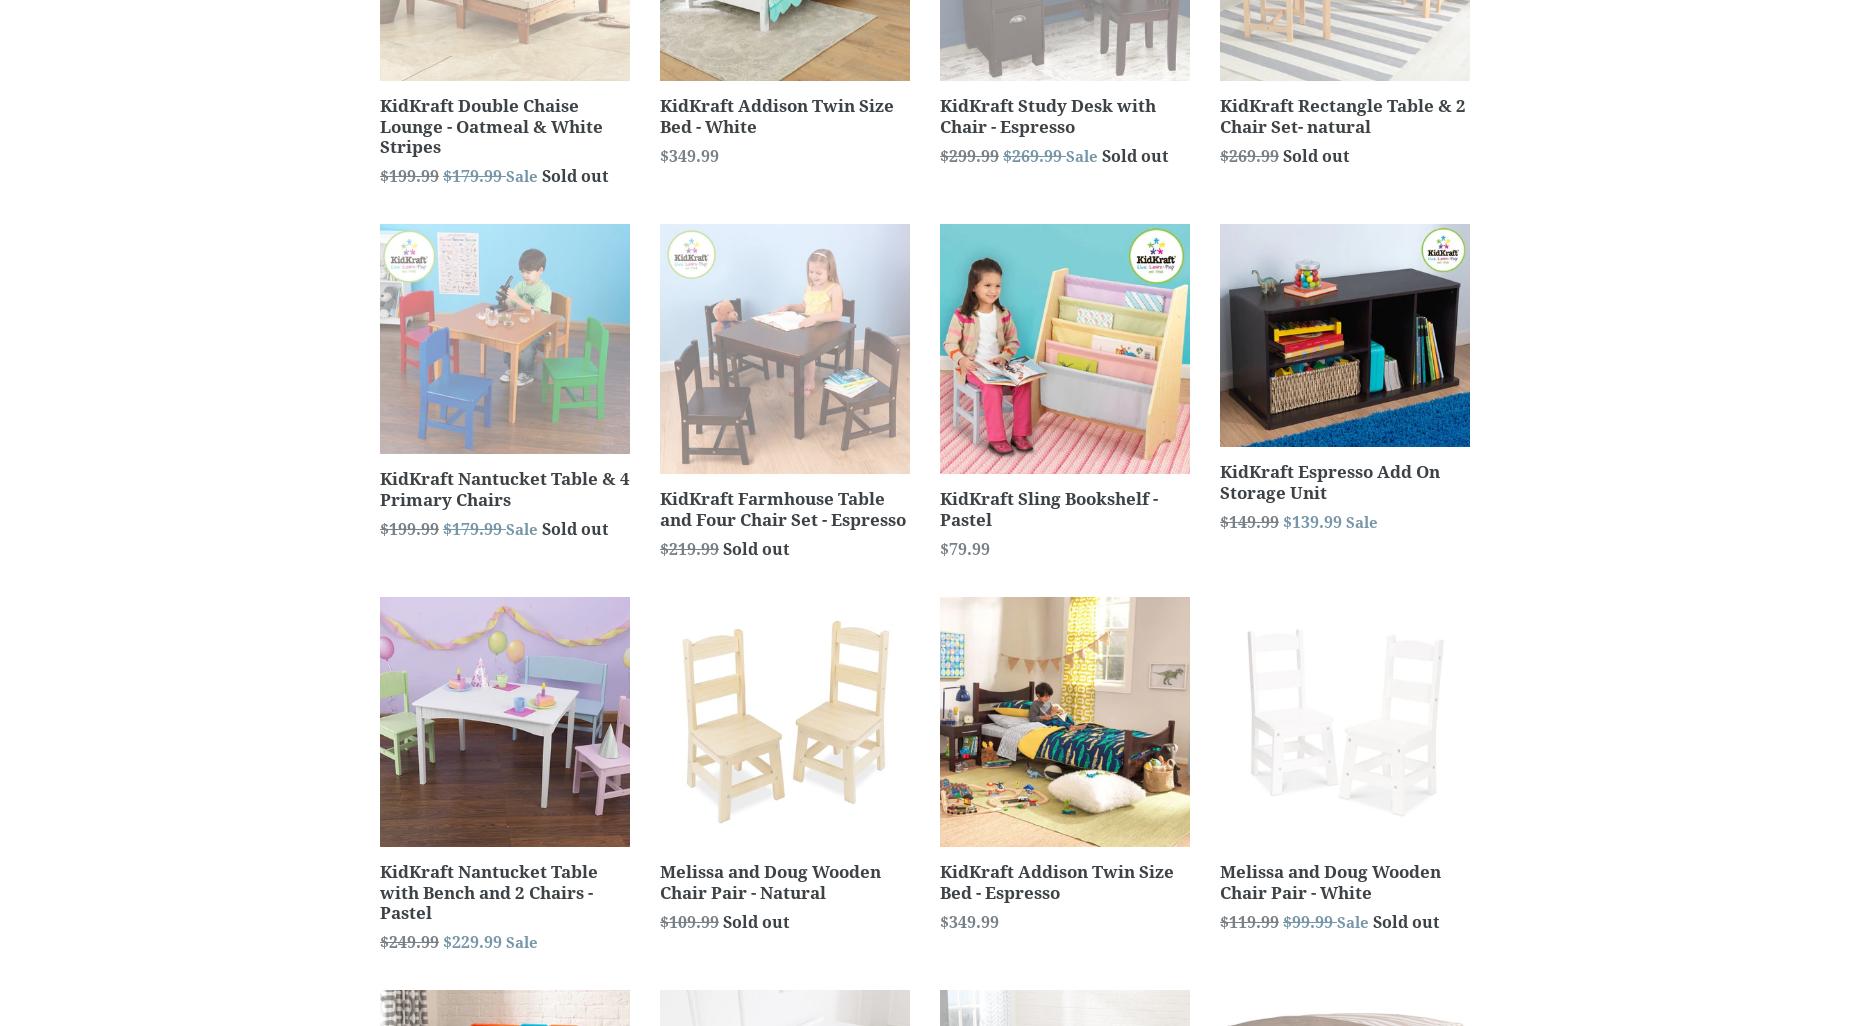  Describe the element at coordinates (660, 507) in the screenshot. I see `'KidKraft Farmhouse Table and Four Chair Set - Espresso'` at that location.